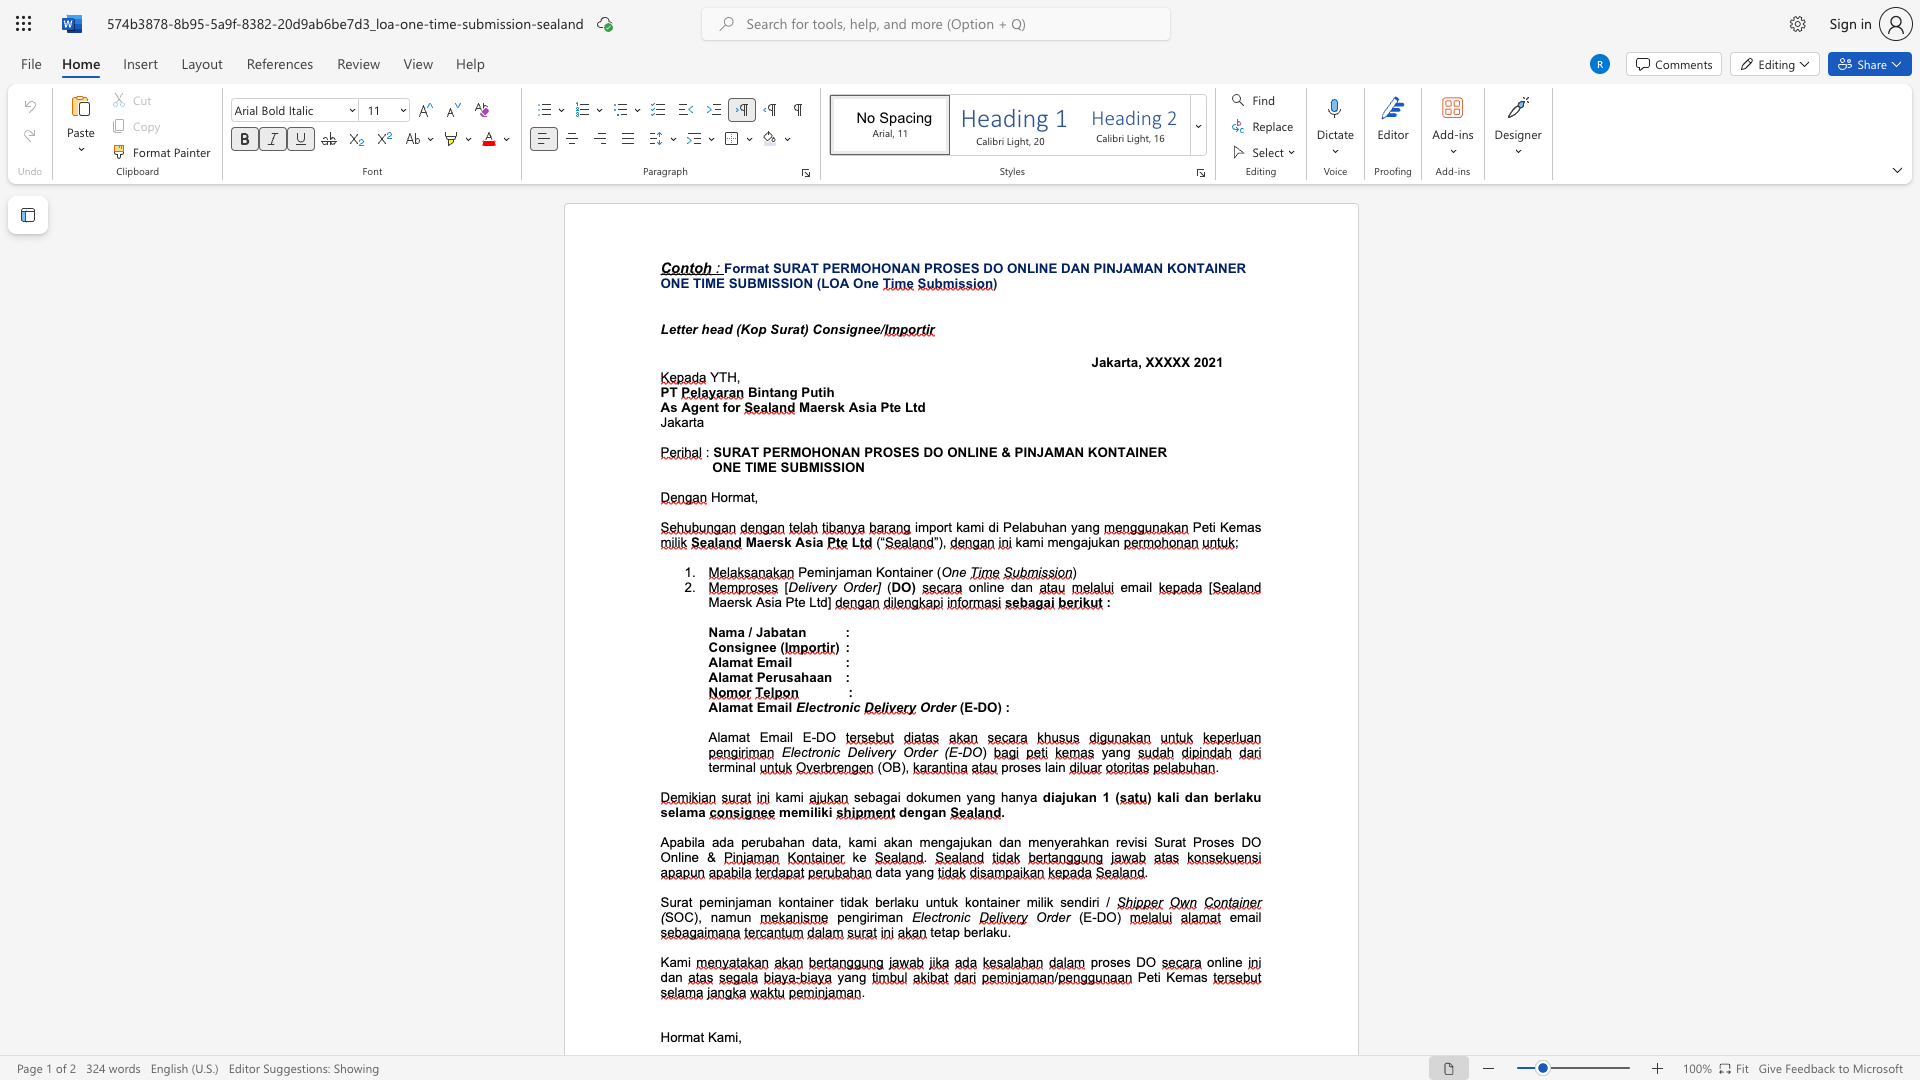 The height and width of the screenshot is (1080, 1920). I want to click on the subset text "Asi" within the text "Maersk Asia Pte Ltd", so click(848, 406).